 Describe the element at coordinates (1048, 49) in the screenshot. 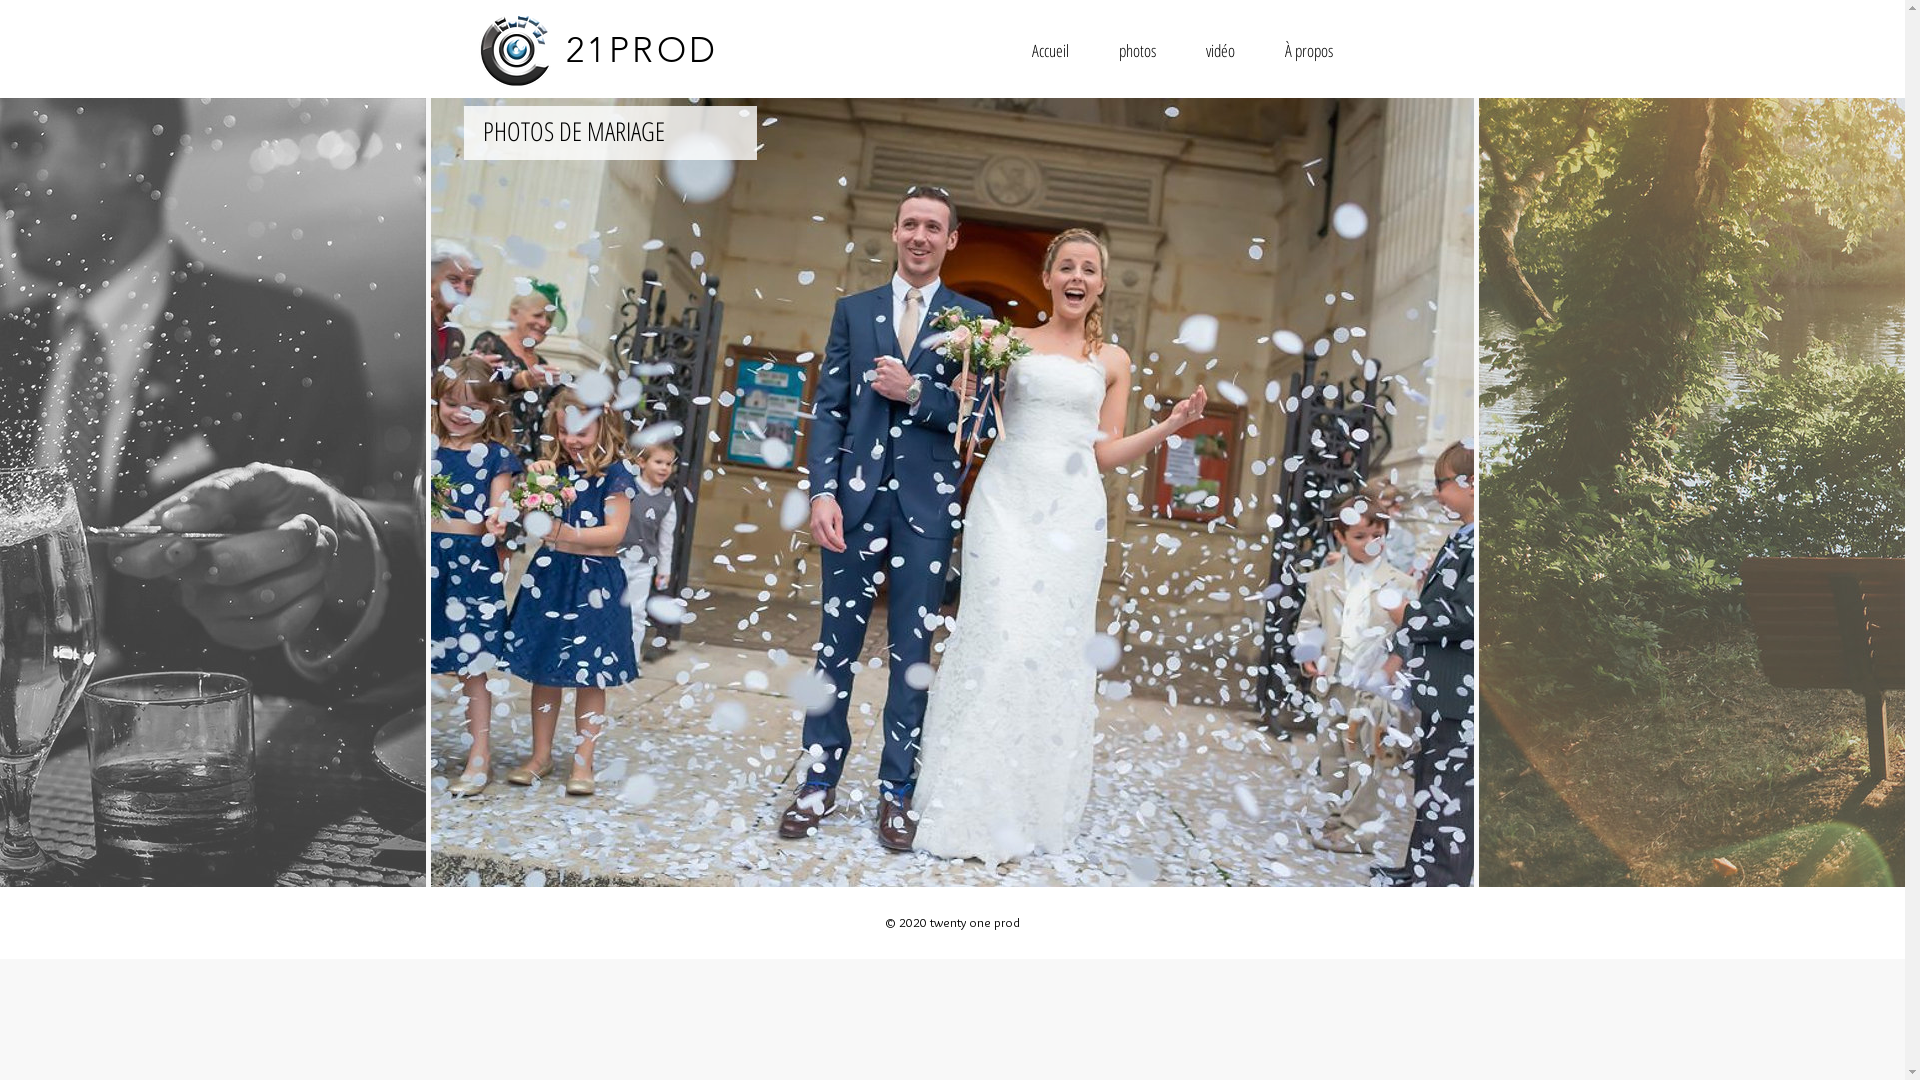

I see `'Accueil'` at that location.